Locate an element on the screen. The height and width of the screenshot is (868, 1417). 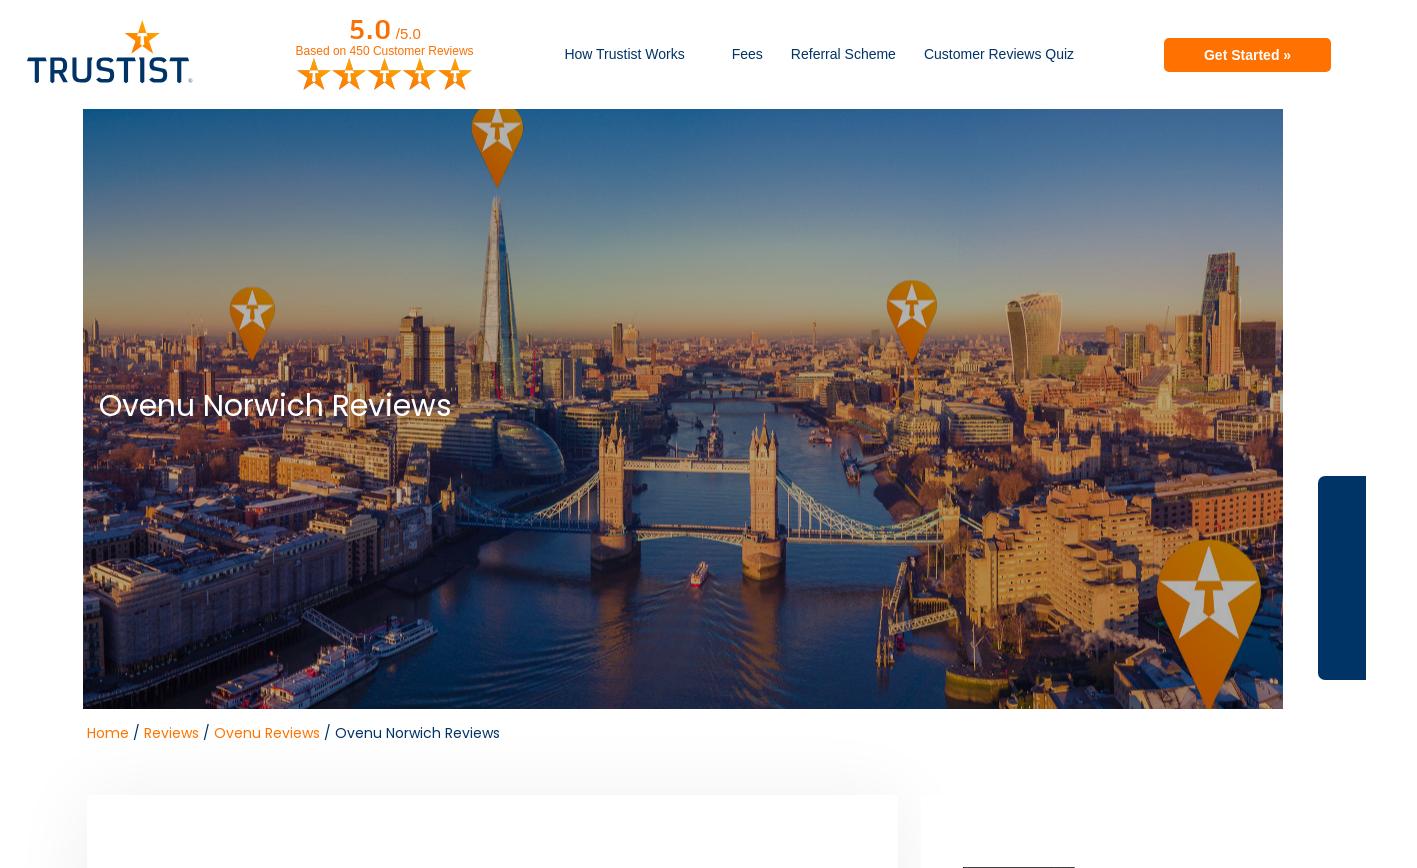
'/ Ovenu Norwich Reviews' is located at coordinates (409, 733).